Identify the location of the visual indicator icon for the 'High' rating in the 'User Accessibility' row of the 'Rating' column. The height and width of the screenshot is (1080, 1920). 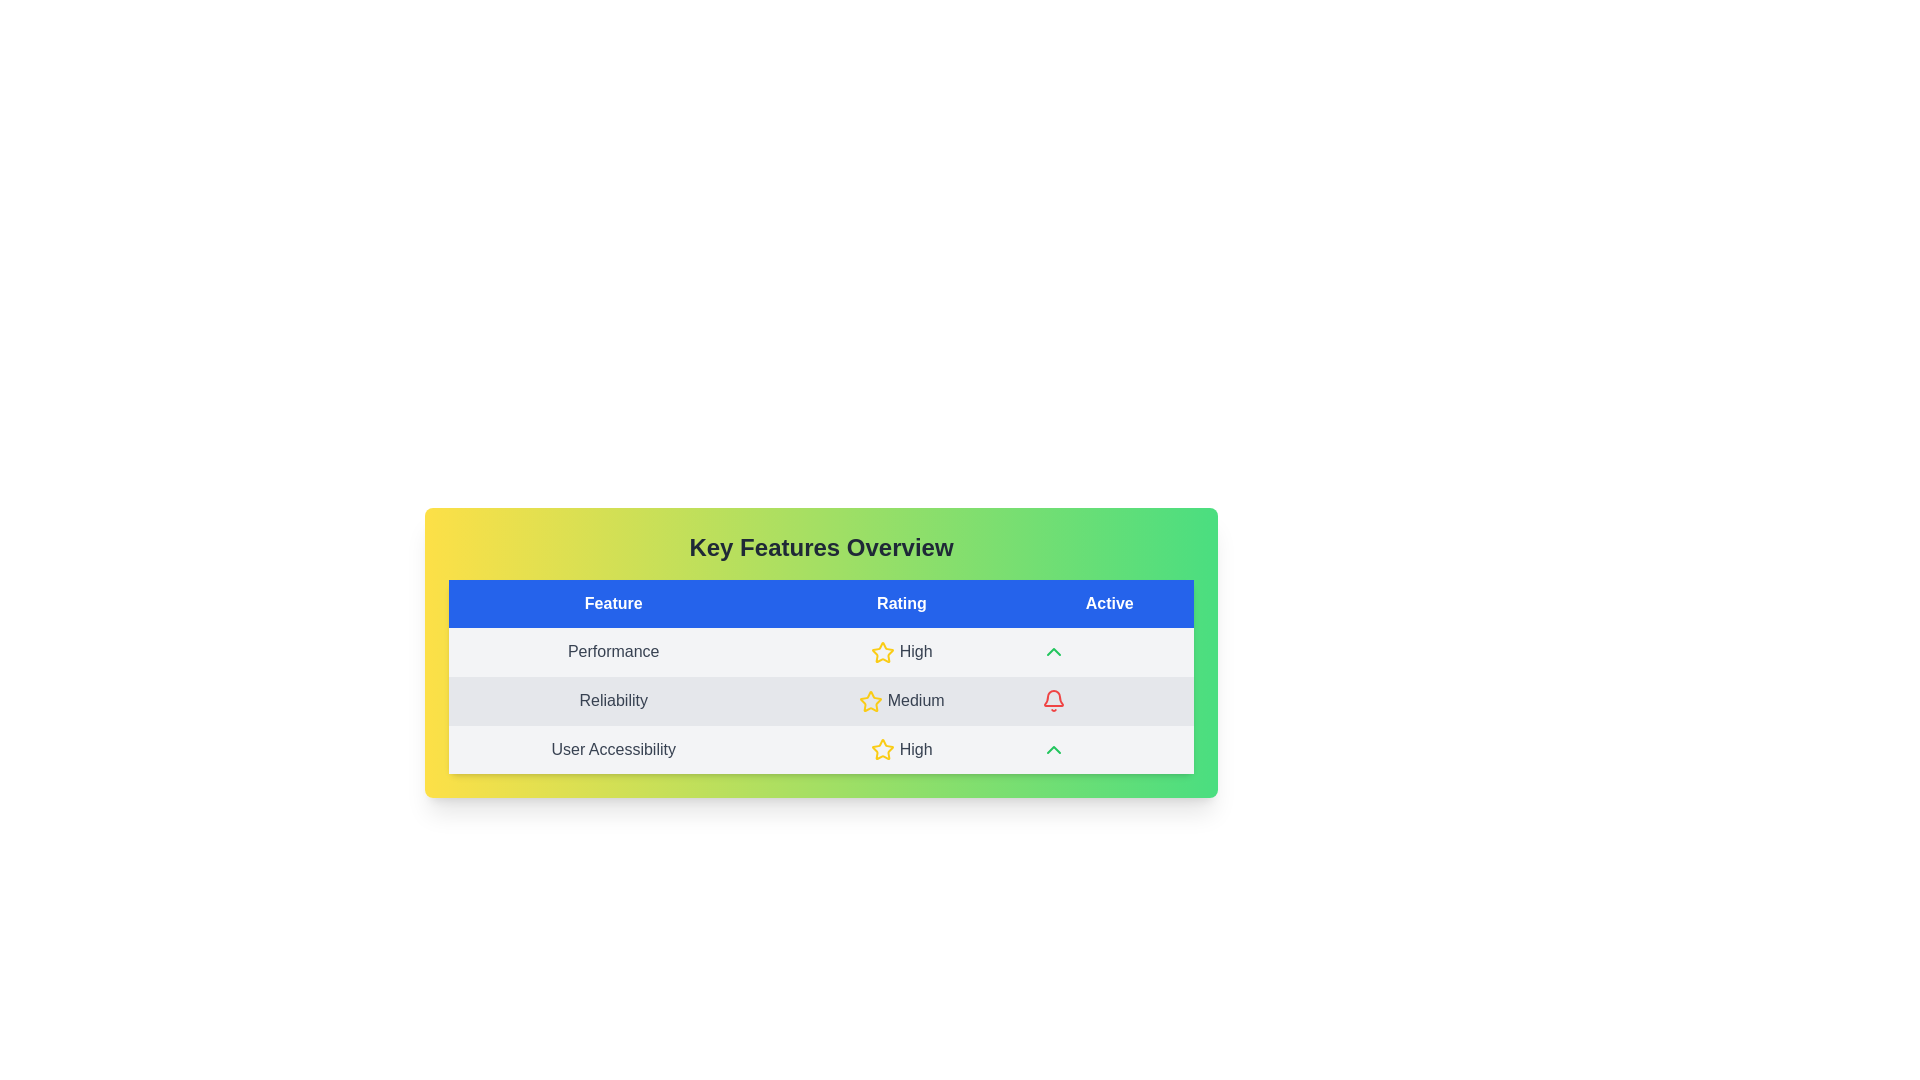
(882, 750).